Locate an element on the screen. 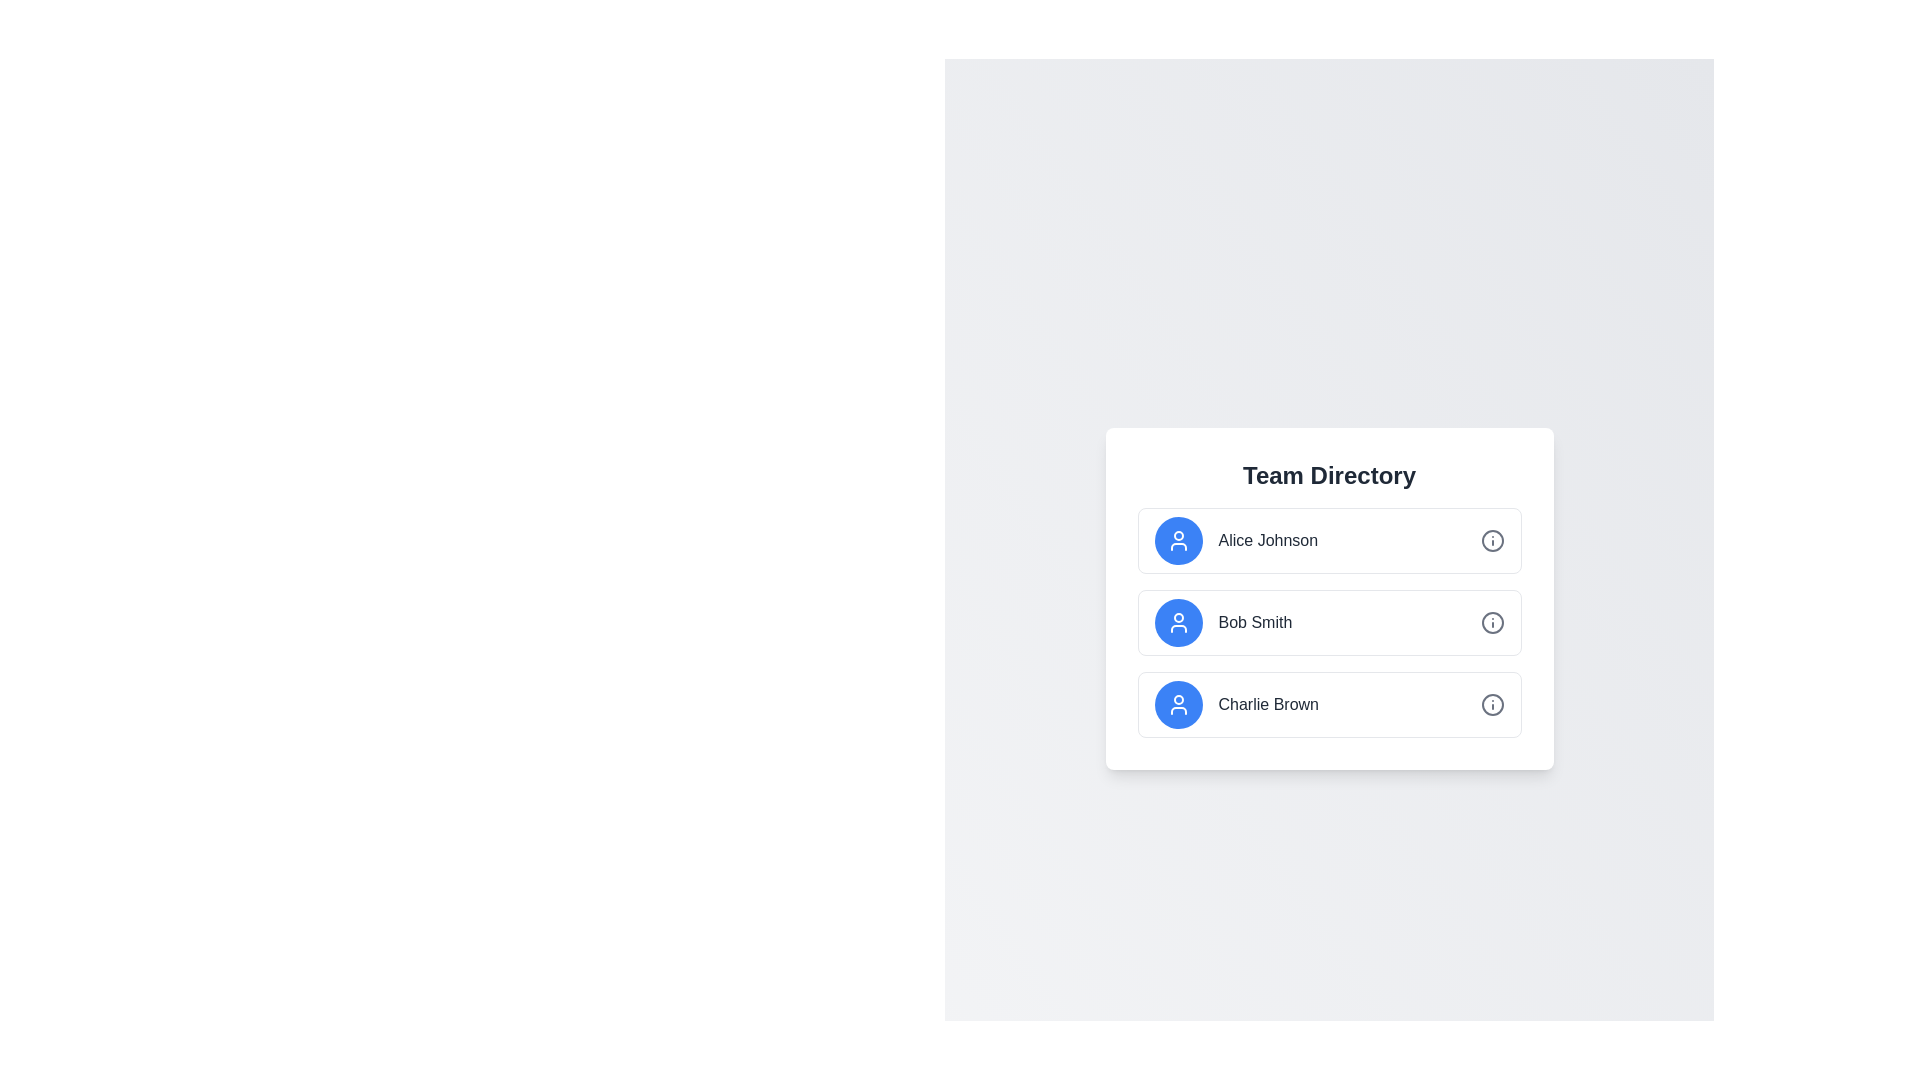  the static textual header that provides context and a title for the directory of team members, positioned above the names 'Alice Johnson', 'Bob Smith', and 'Charlie Brown' is located at coordinates (1329, 475).